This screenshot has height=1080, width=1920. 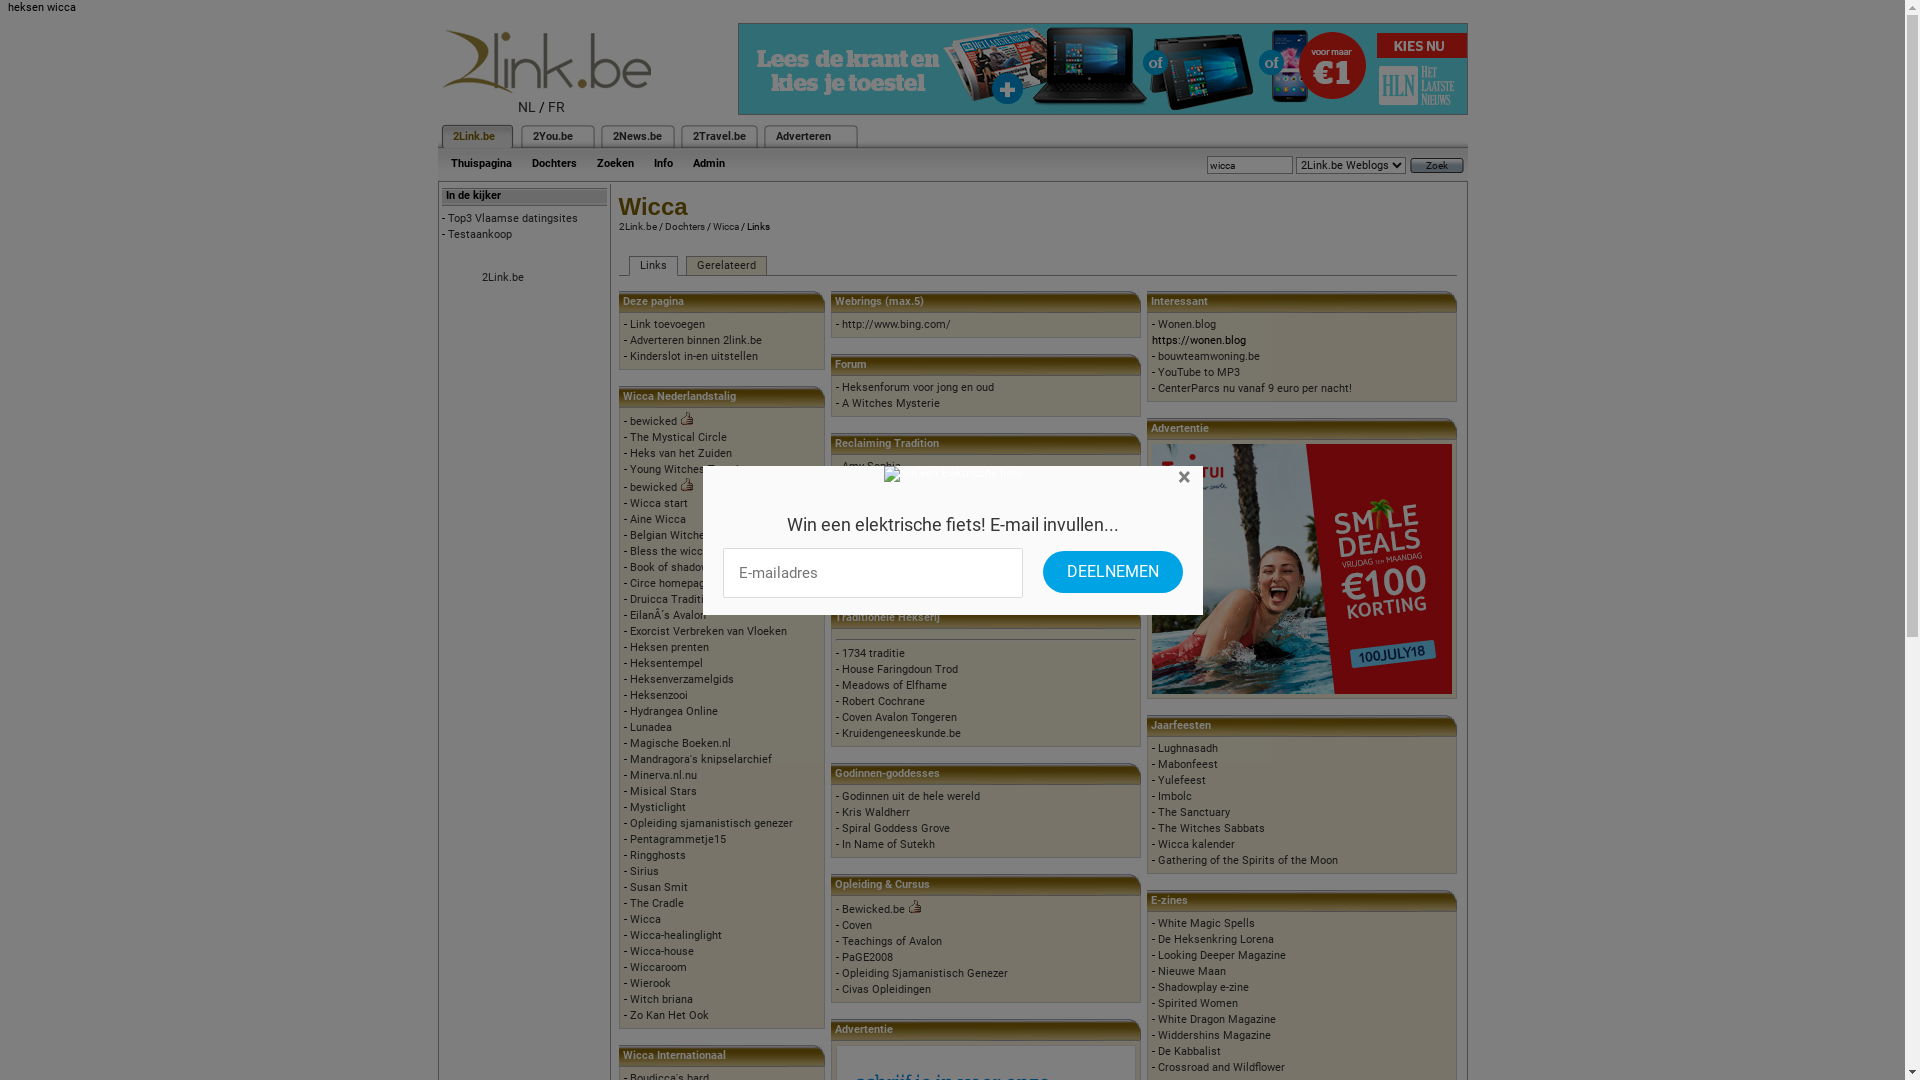 I want to click on 'Susan Smit', so click(x=658, y=886).